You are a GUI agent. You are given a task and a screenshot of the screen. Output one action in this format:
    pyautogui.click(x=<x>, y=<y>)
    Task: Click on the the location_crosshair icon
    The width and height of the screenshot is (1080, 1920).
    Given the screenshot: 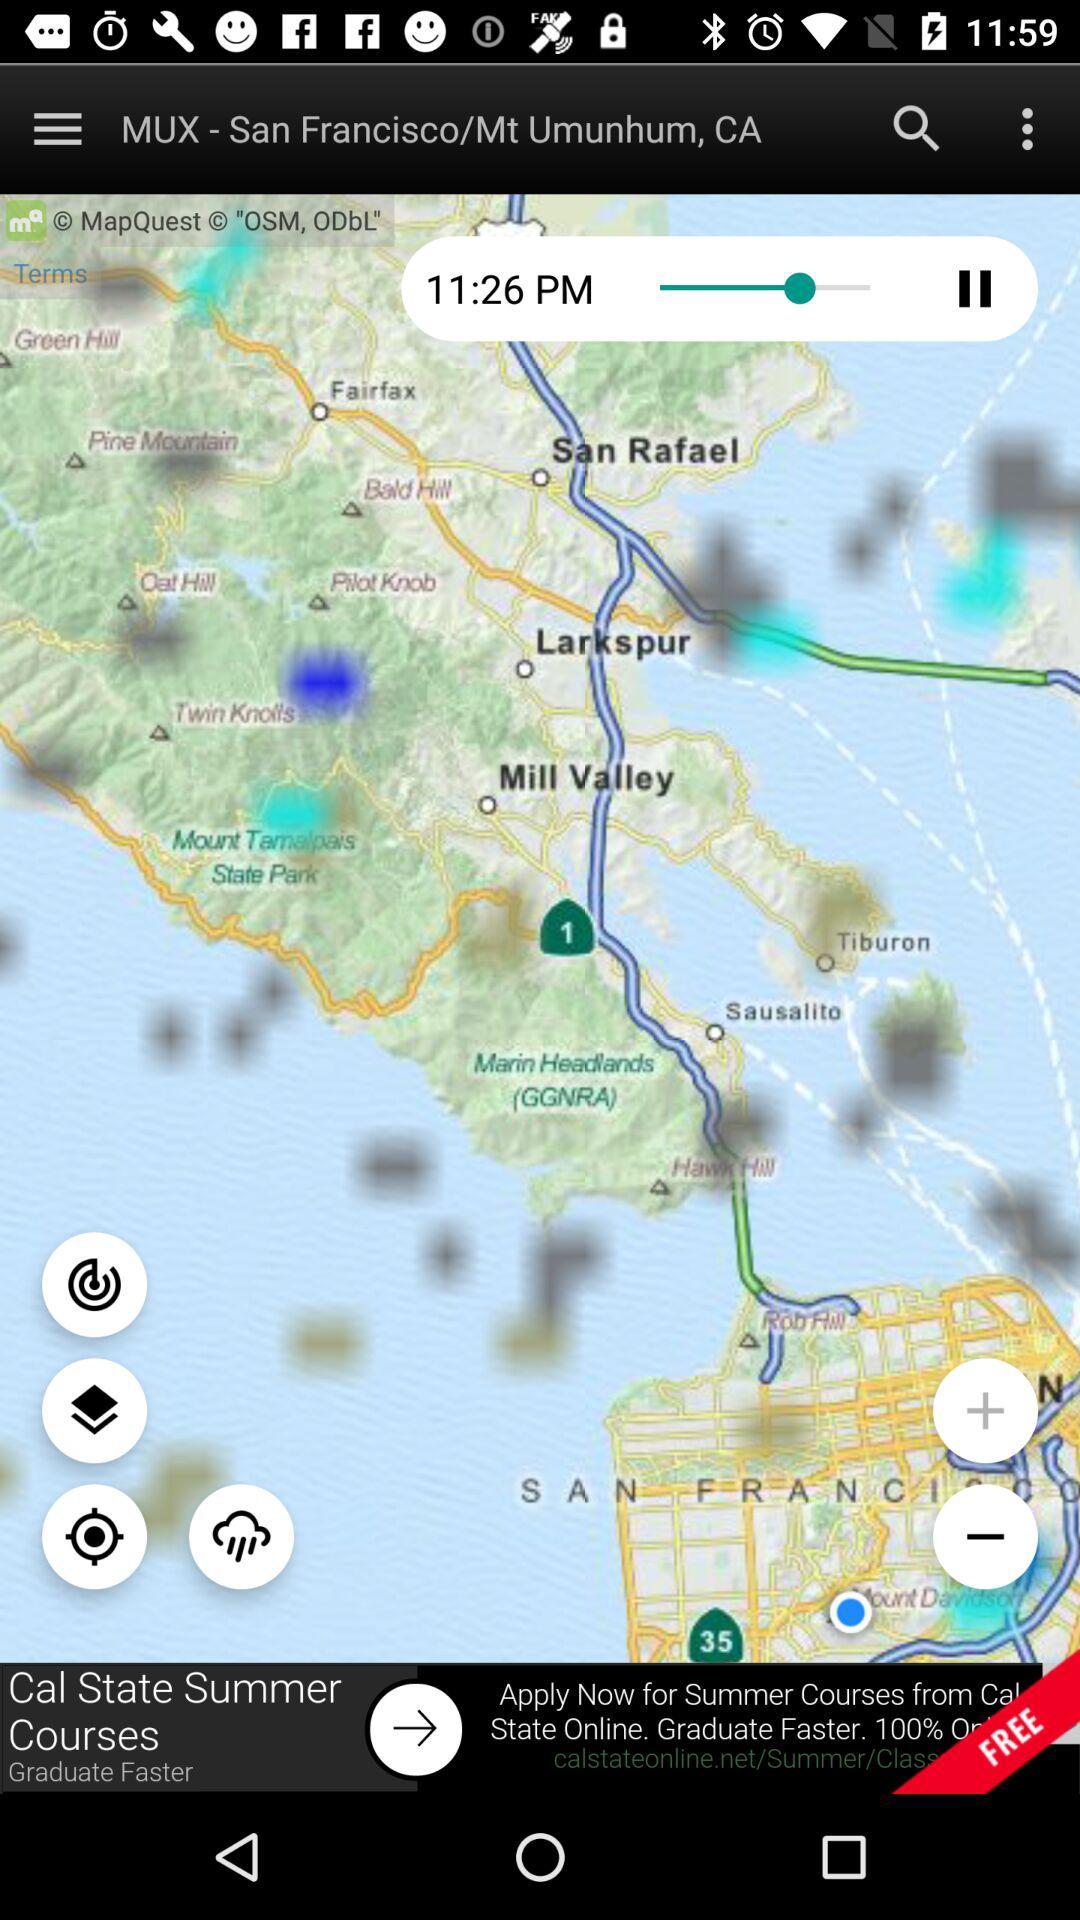 What is the action you would take?
    pyautogui.click(x=94, y=1535)
    